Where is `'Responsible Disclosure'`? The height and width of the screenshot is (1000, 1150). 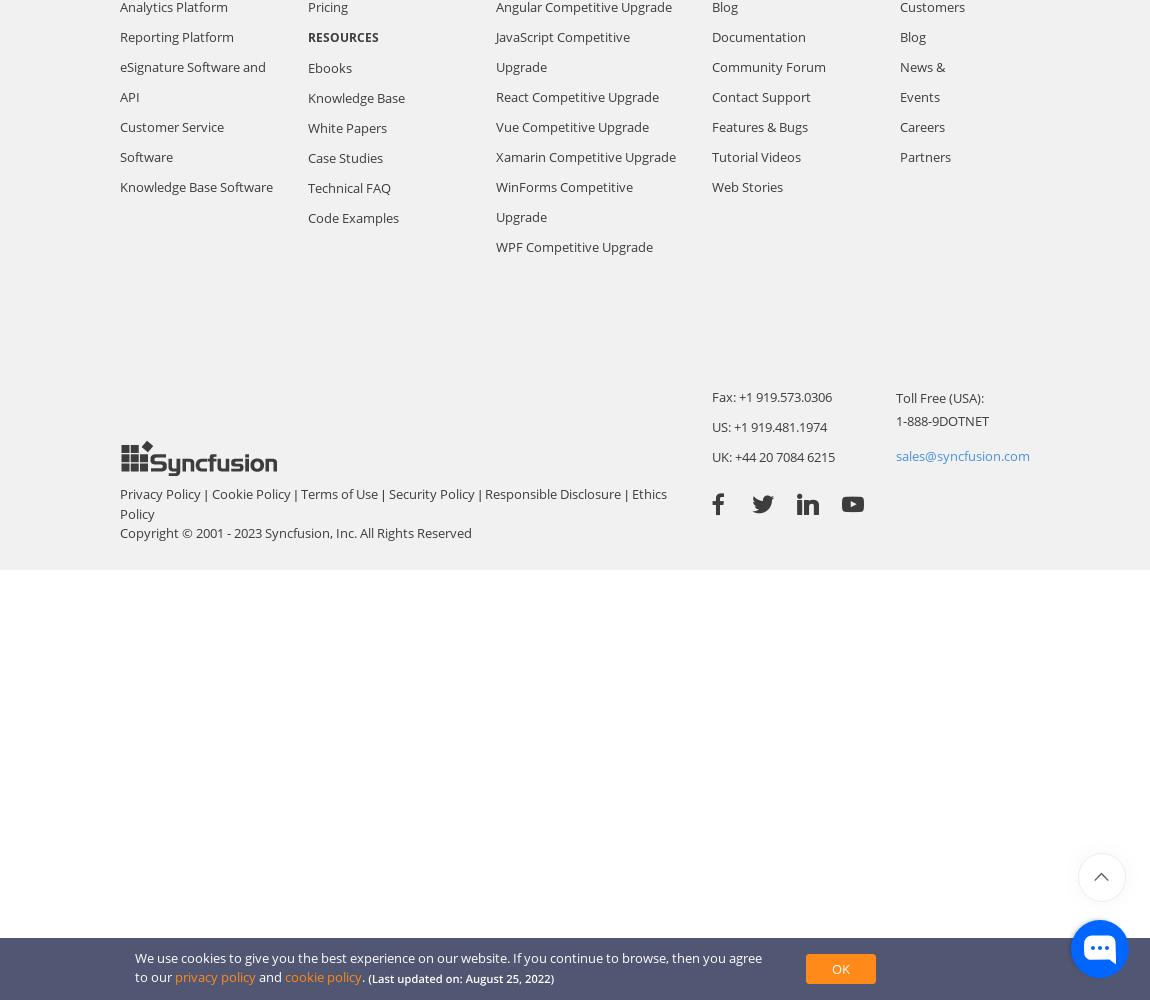
'Responsible Disclosure' is located at coordinates (553, 493).